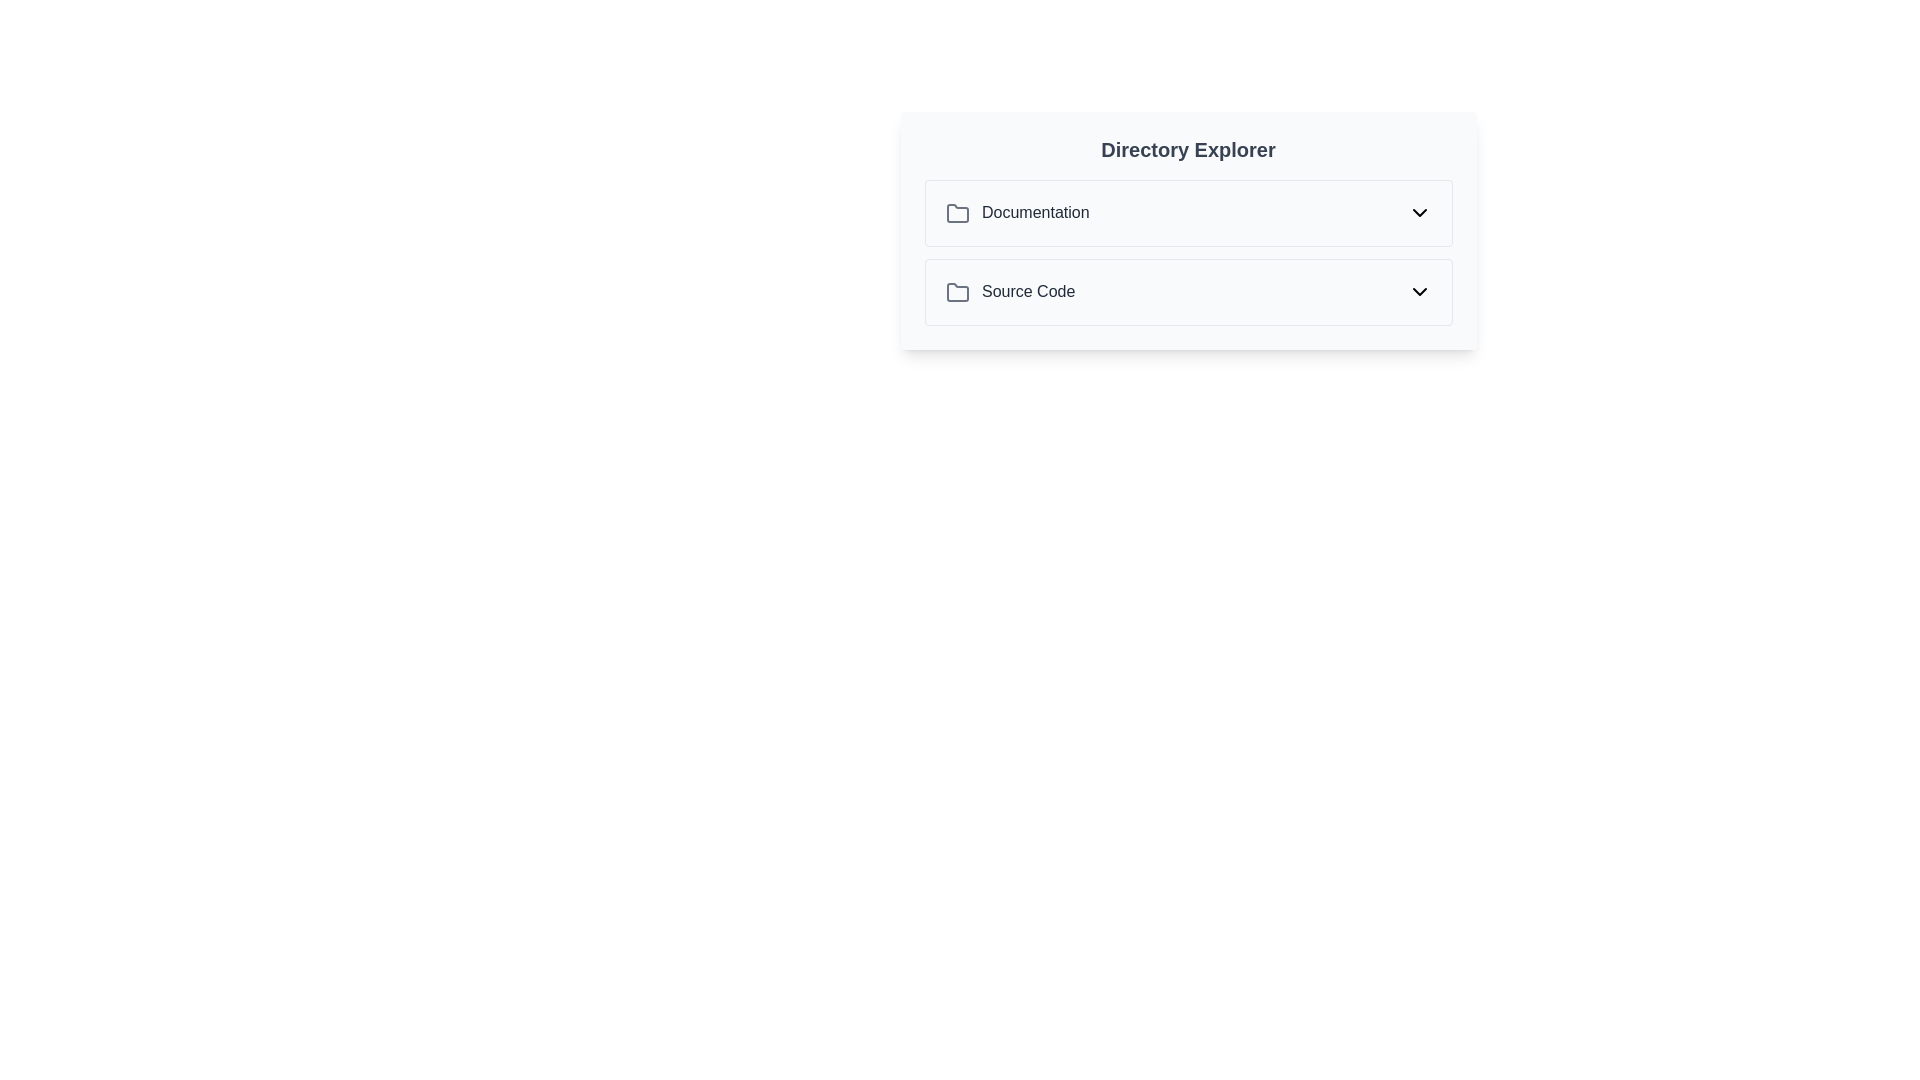 This screenshot has width=1920, height=1080. I want to click on the folder icon with a gray outline labeled 'Source Code' in the directory explorer interface, located in the second row before the text 'Source Code', so click(956, 292).